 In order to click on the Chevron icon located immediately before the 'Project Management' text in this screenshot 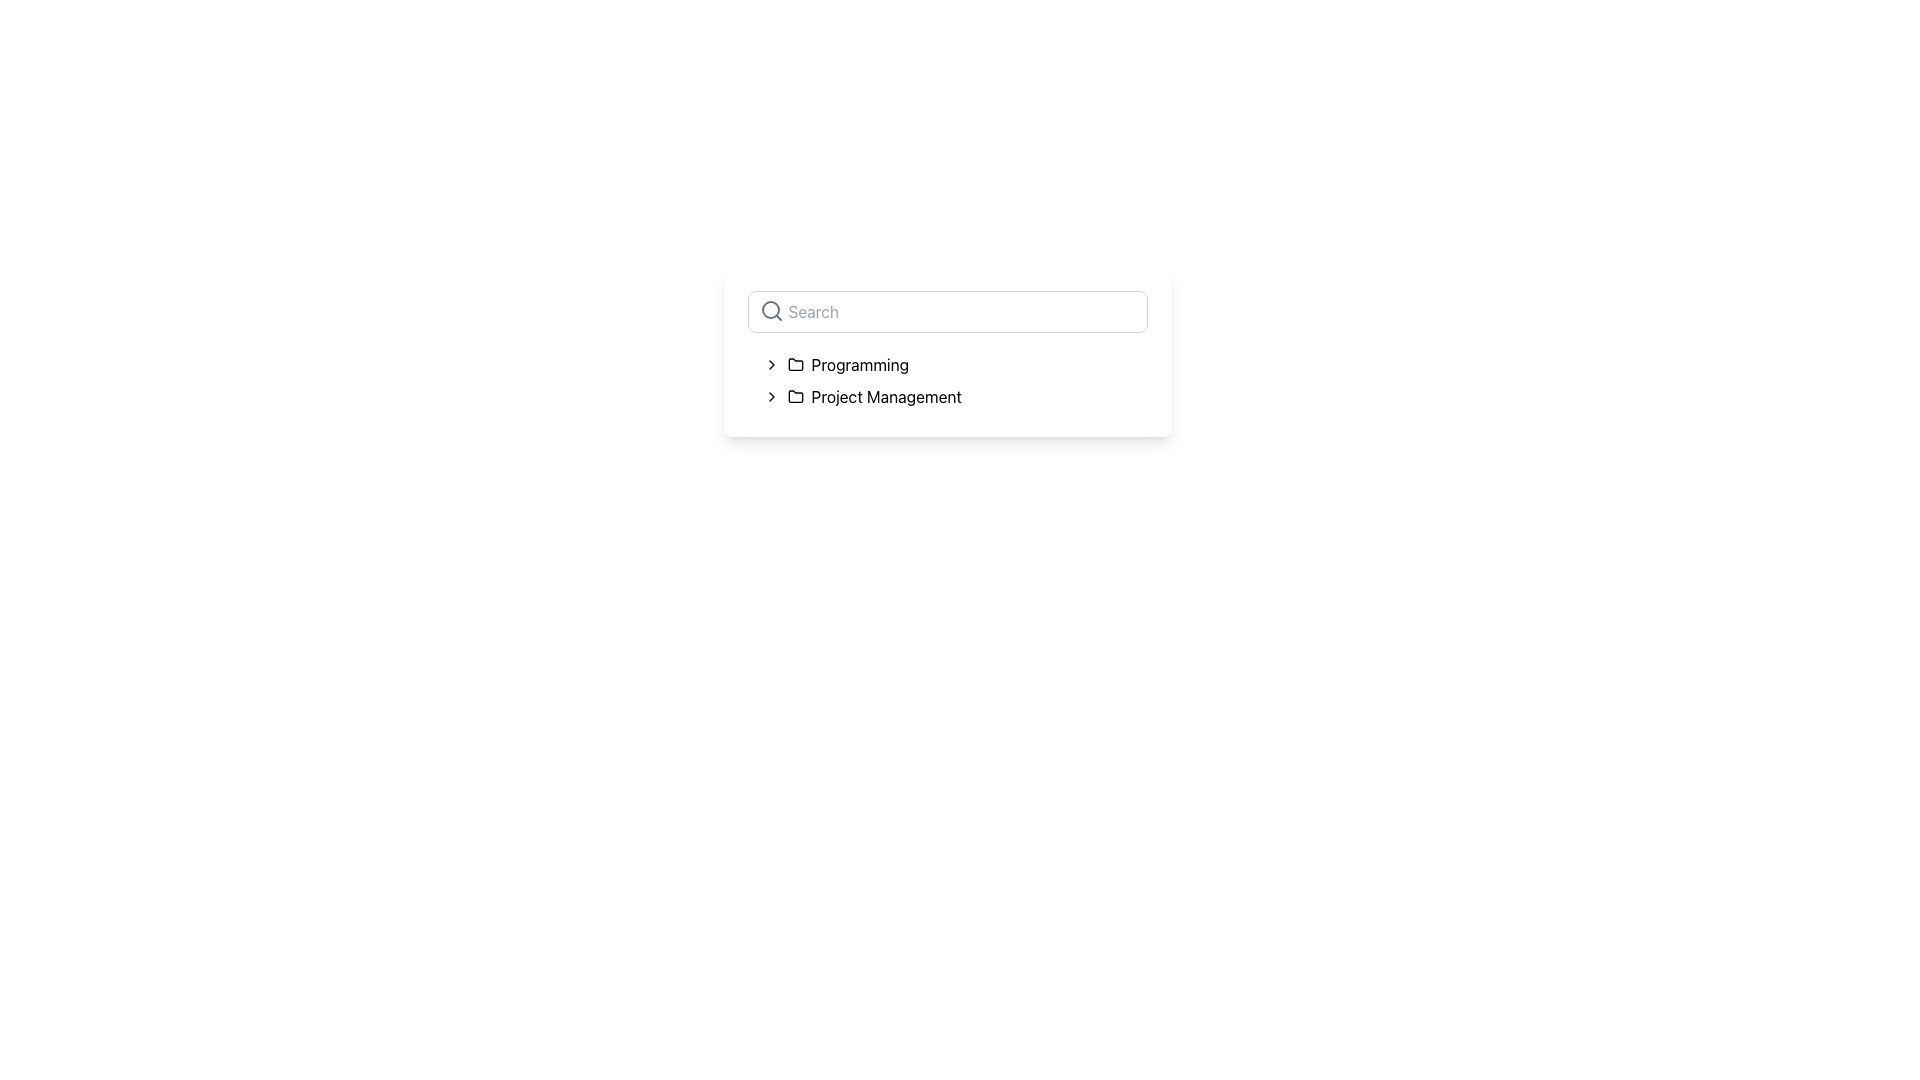, I will do `click(770, 397)`.